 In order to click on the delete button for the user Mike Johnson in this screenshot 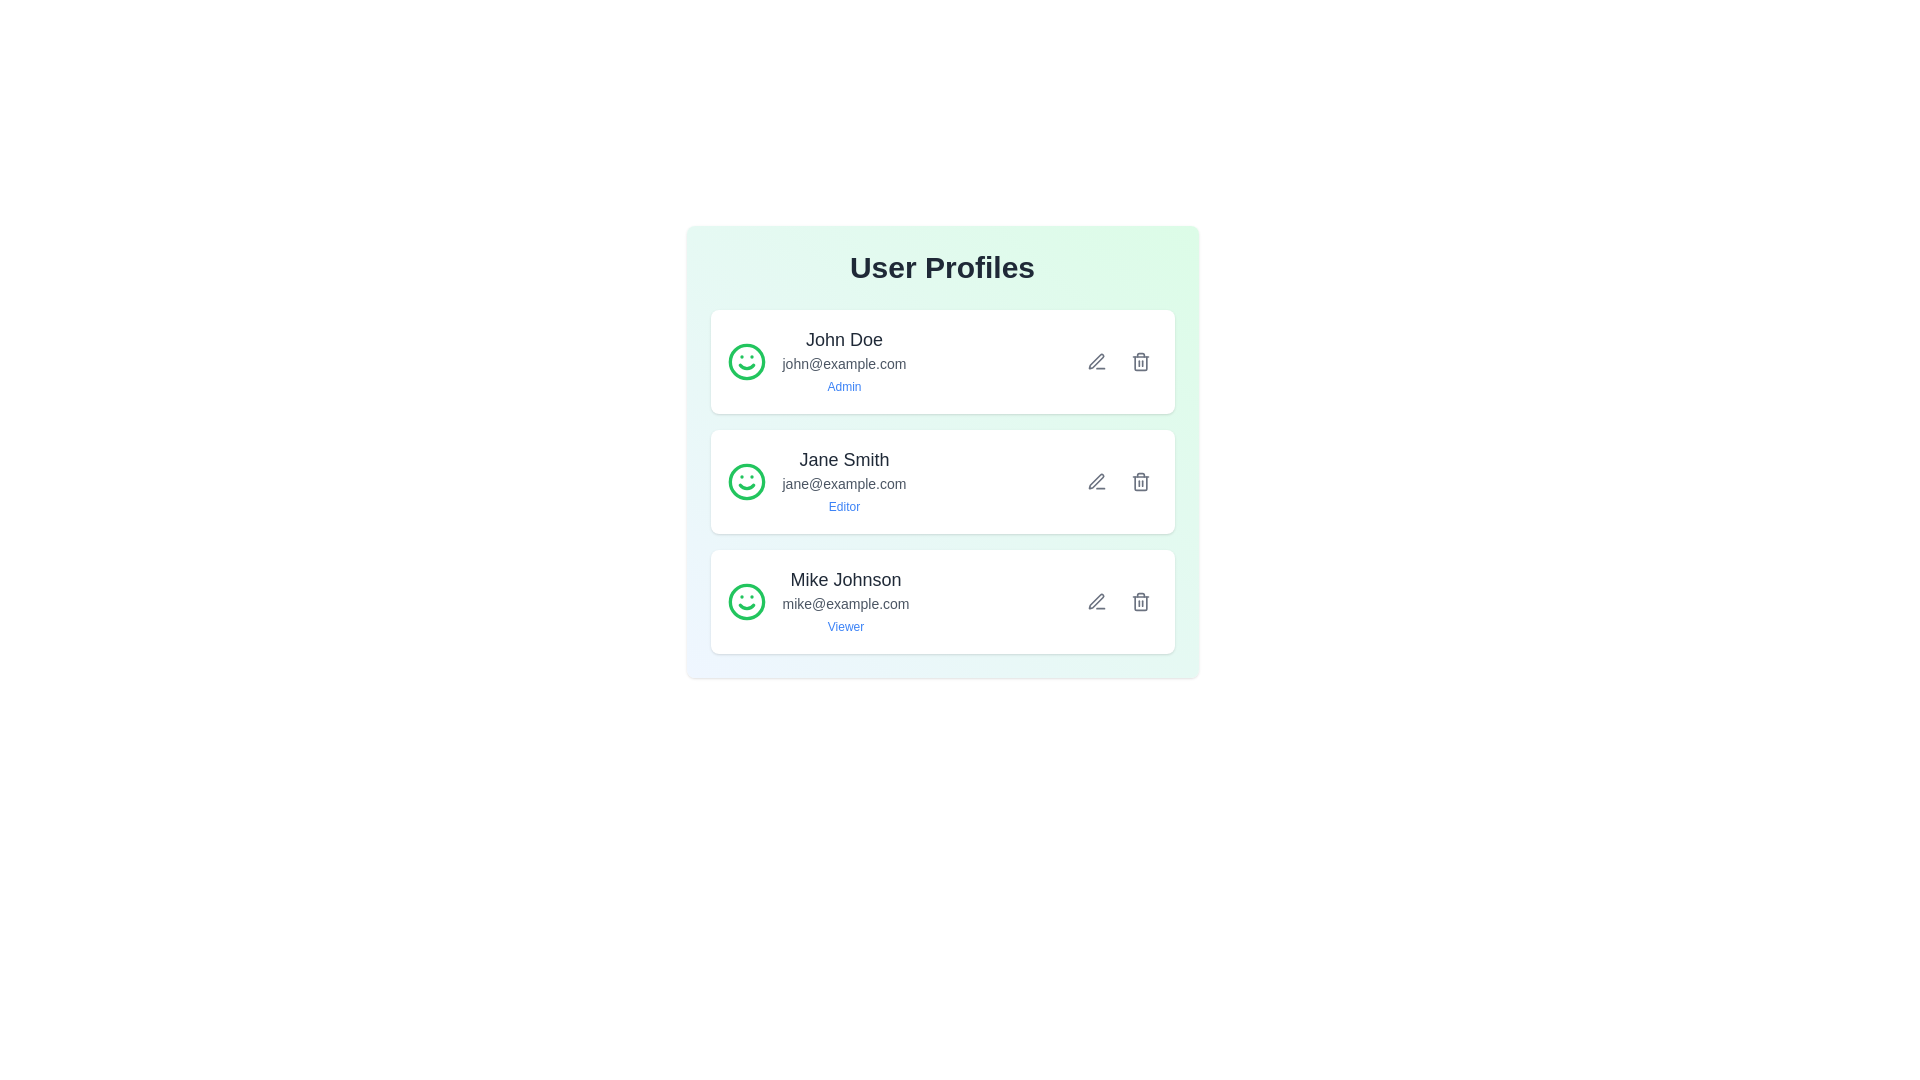, I will do `click(1140, 600)`.